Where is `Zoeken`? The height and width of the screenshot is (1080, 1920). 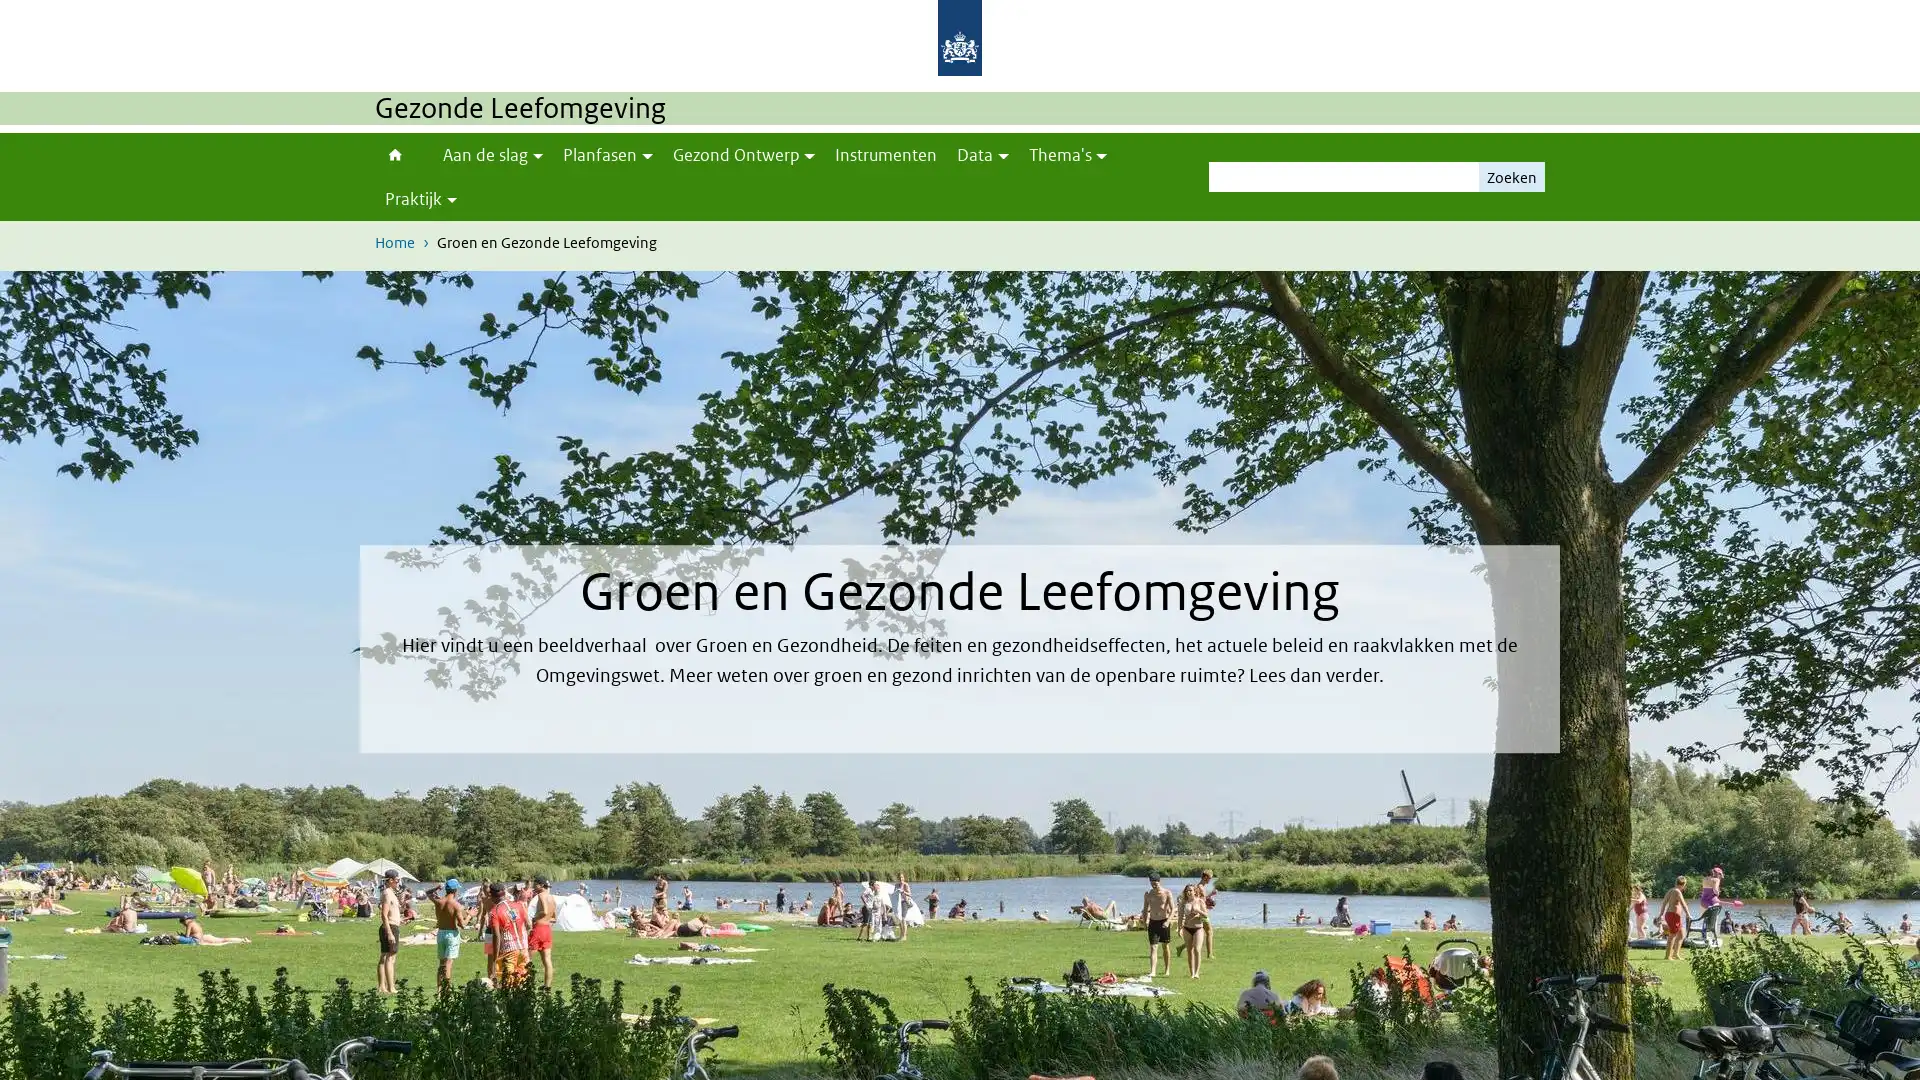 Zoeken is located at coordinates (1512, 176).